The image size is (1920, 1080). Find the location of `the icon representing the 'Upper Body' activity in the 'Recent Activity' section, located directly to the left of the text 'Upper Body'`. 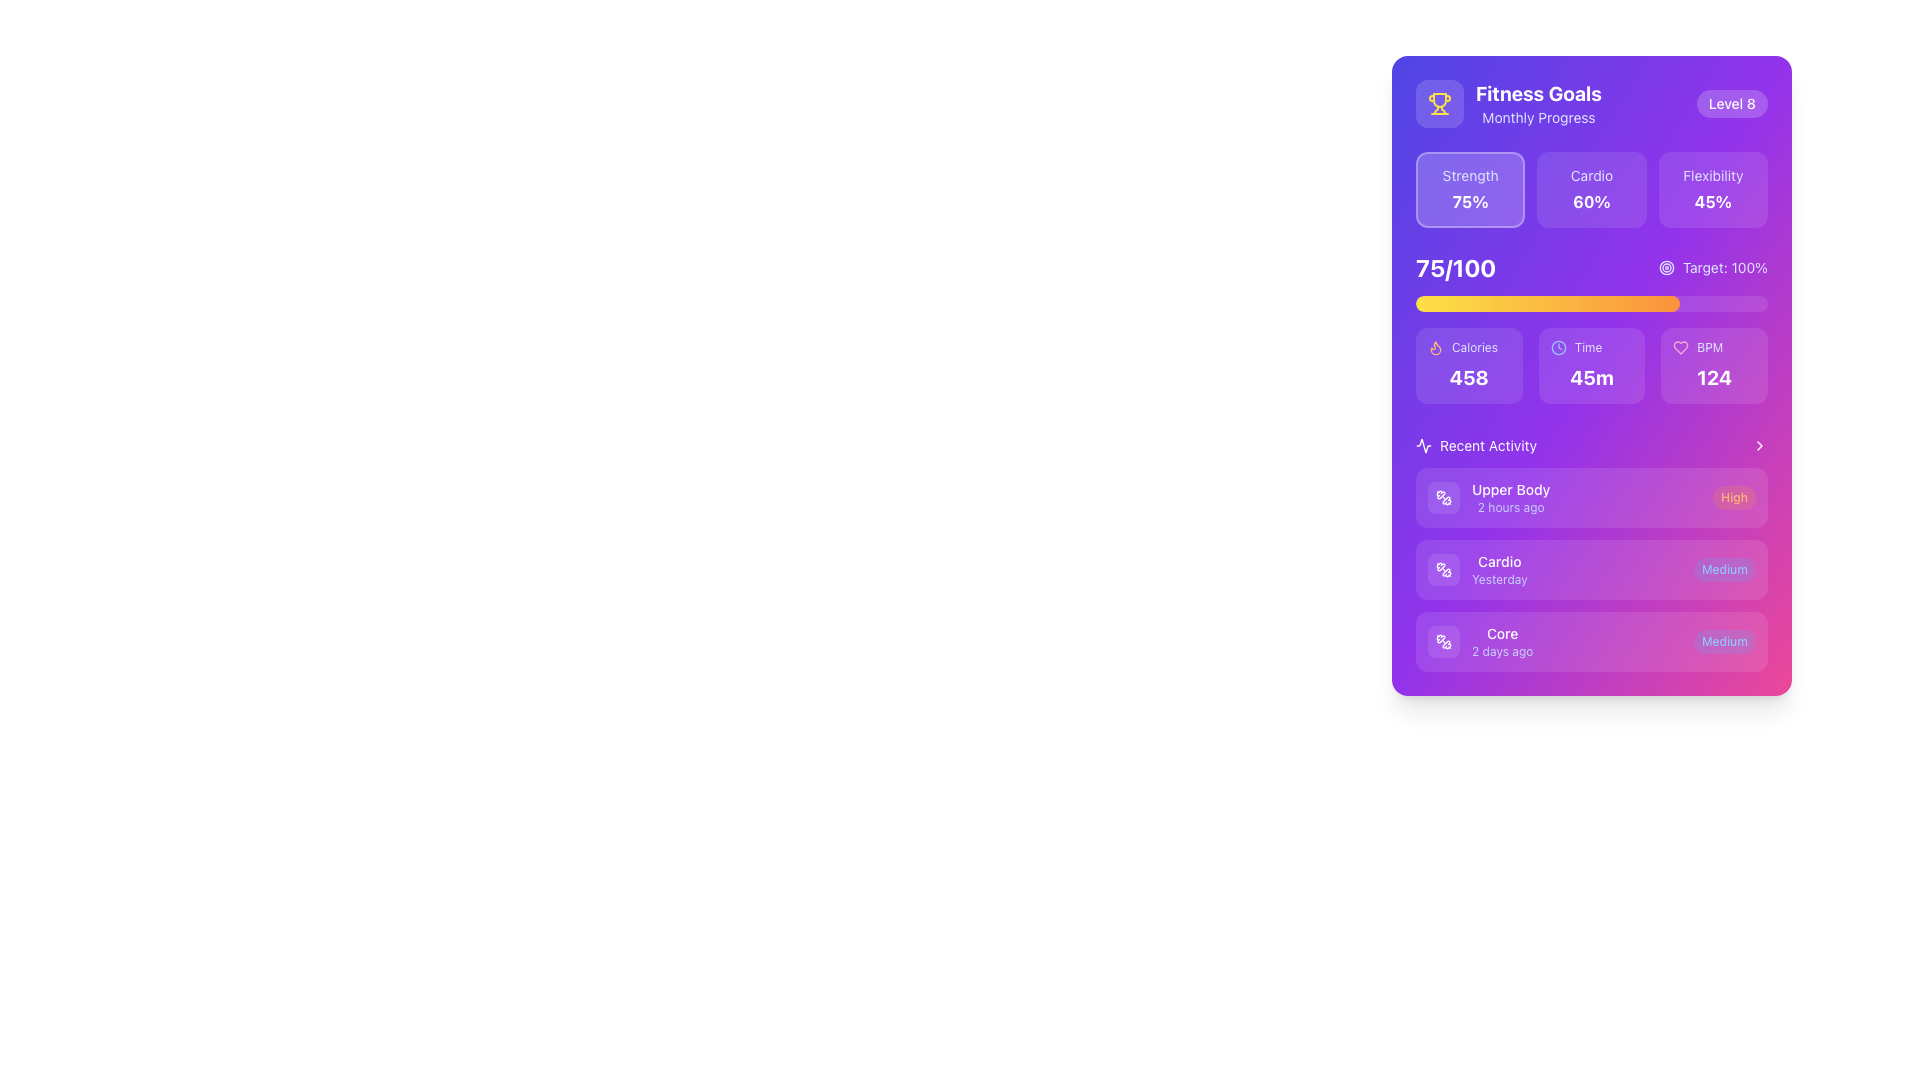

the icon representing the 'Upper Body' activity in the 'Recent Activity' section, located directly to the left of the text 'Upper Body' is located at coordinates (1444, 496).